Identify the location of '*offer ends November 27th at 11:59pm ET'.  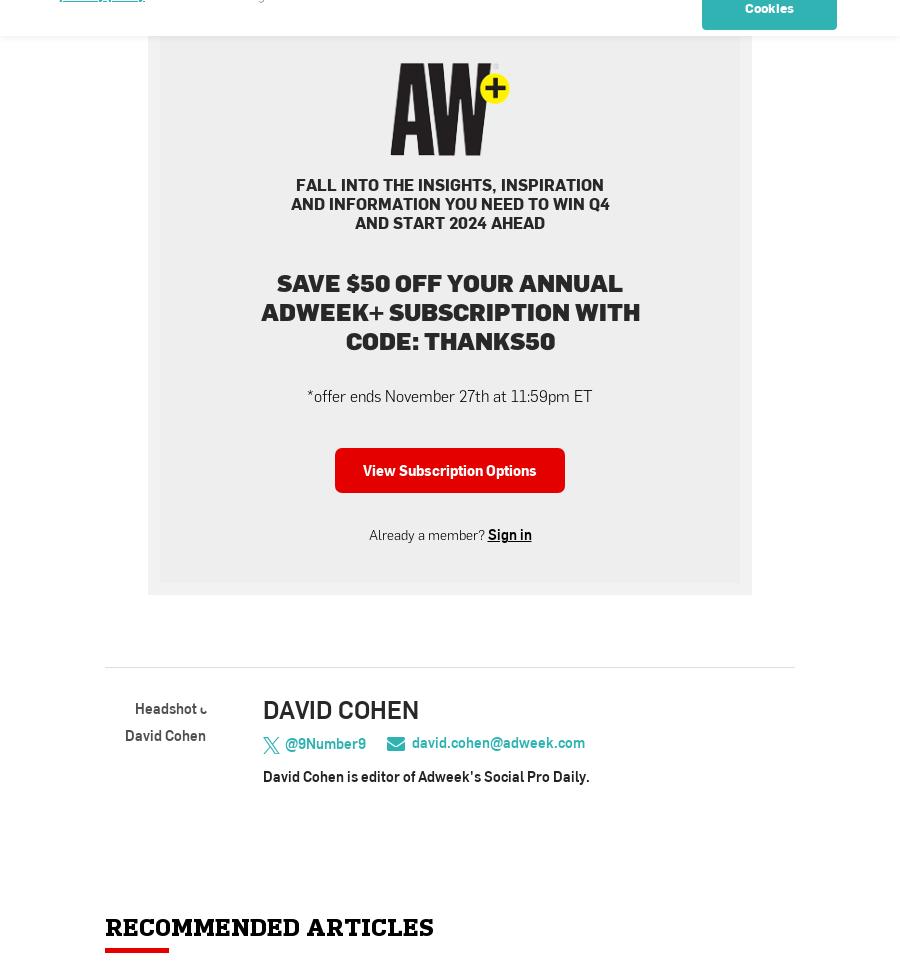
(450, 396).